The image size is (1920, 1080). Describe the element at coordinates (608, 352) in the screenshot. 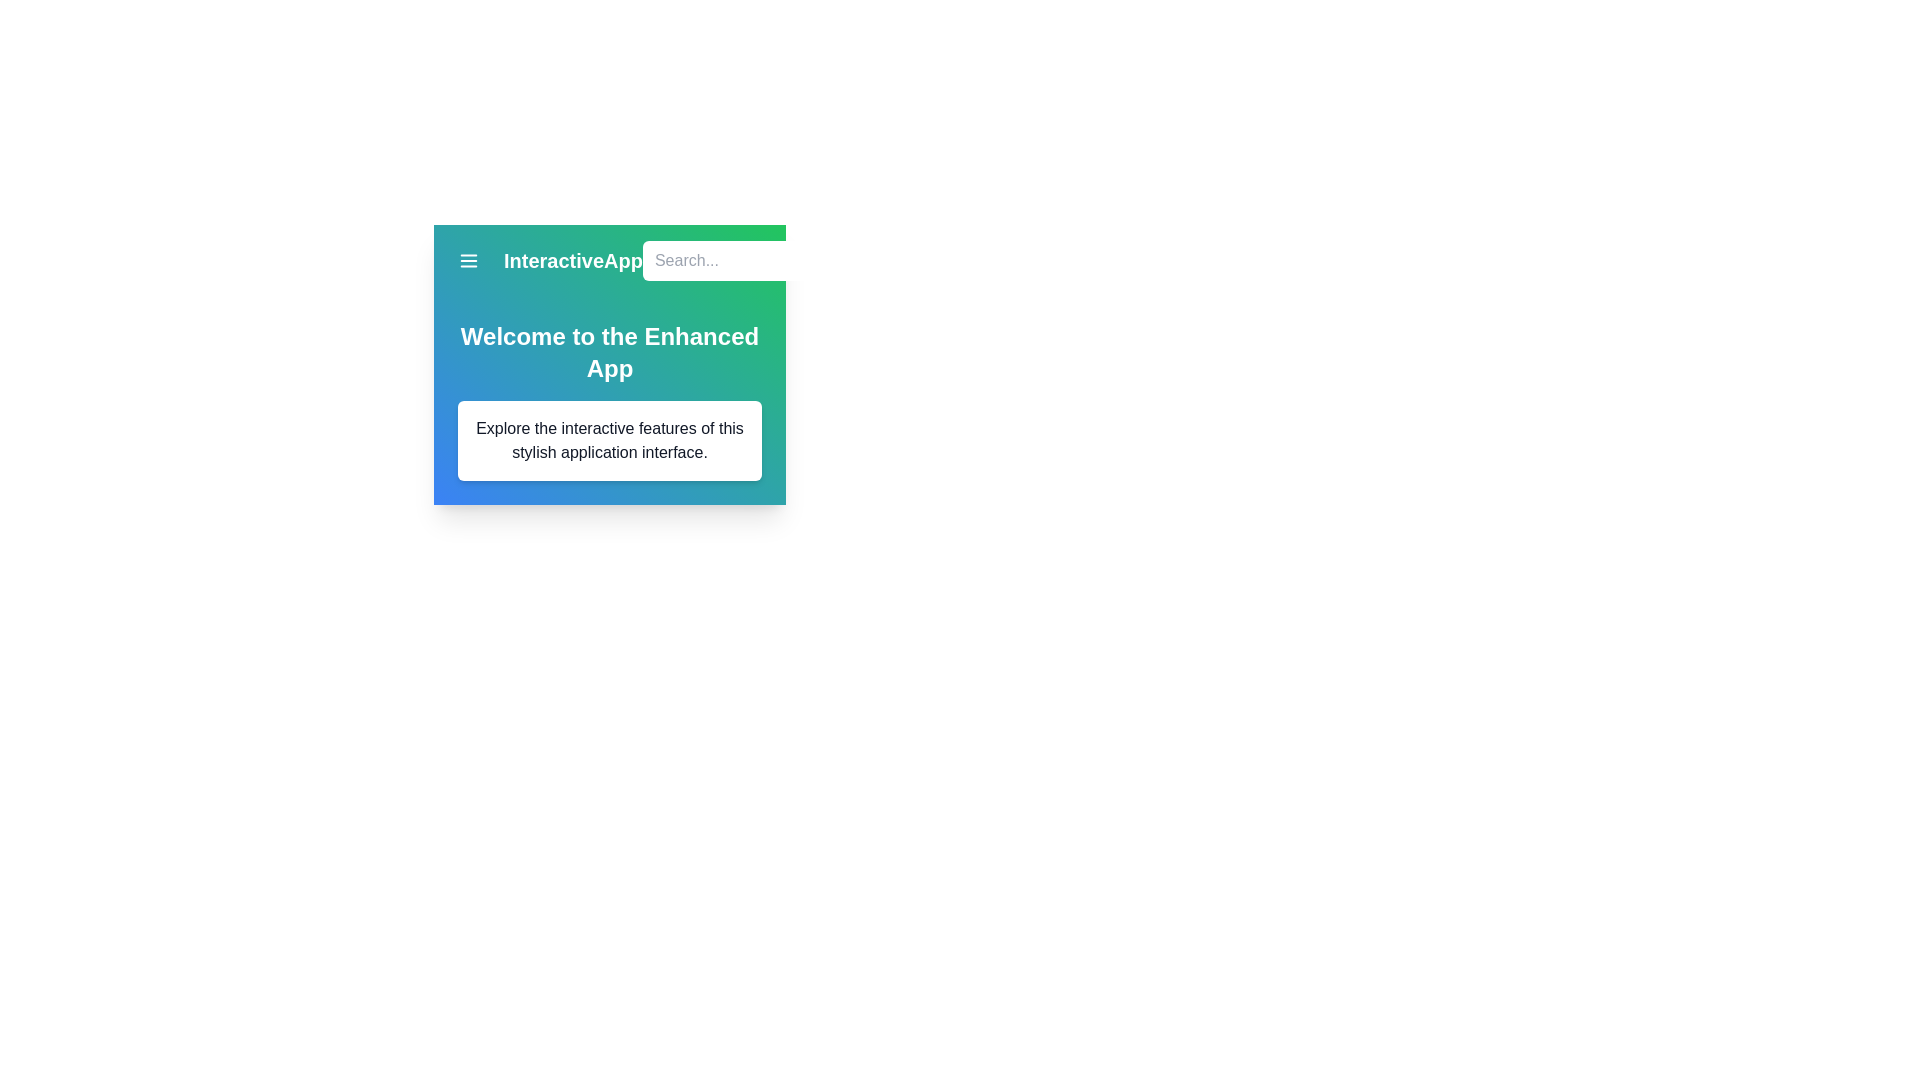

I see `the word 'Enhanced' in the text` at that location.